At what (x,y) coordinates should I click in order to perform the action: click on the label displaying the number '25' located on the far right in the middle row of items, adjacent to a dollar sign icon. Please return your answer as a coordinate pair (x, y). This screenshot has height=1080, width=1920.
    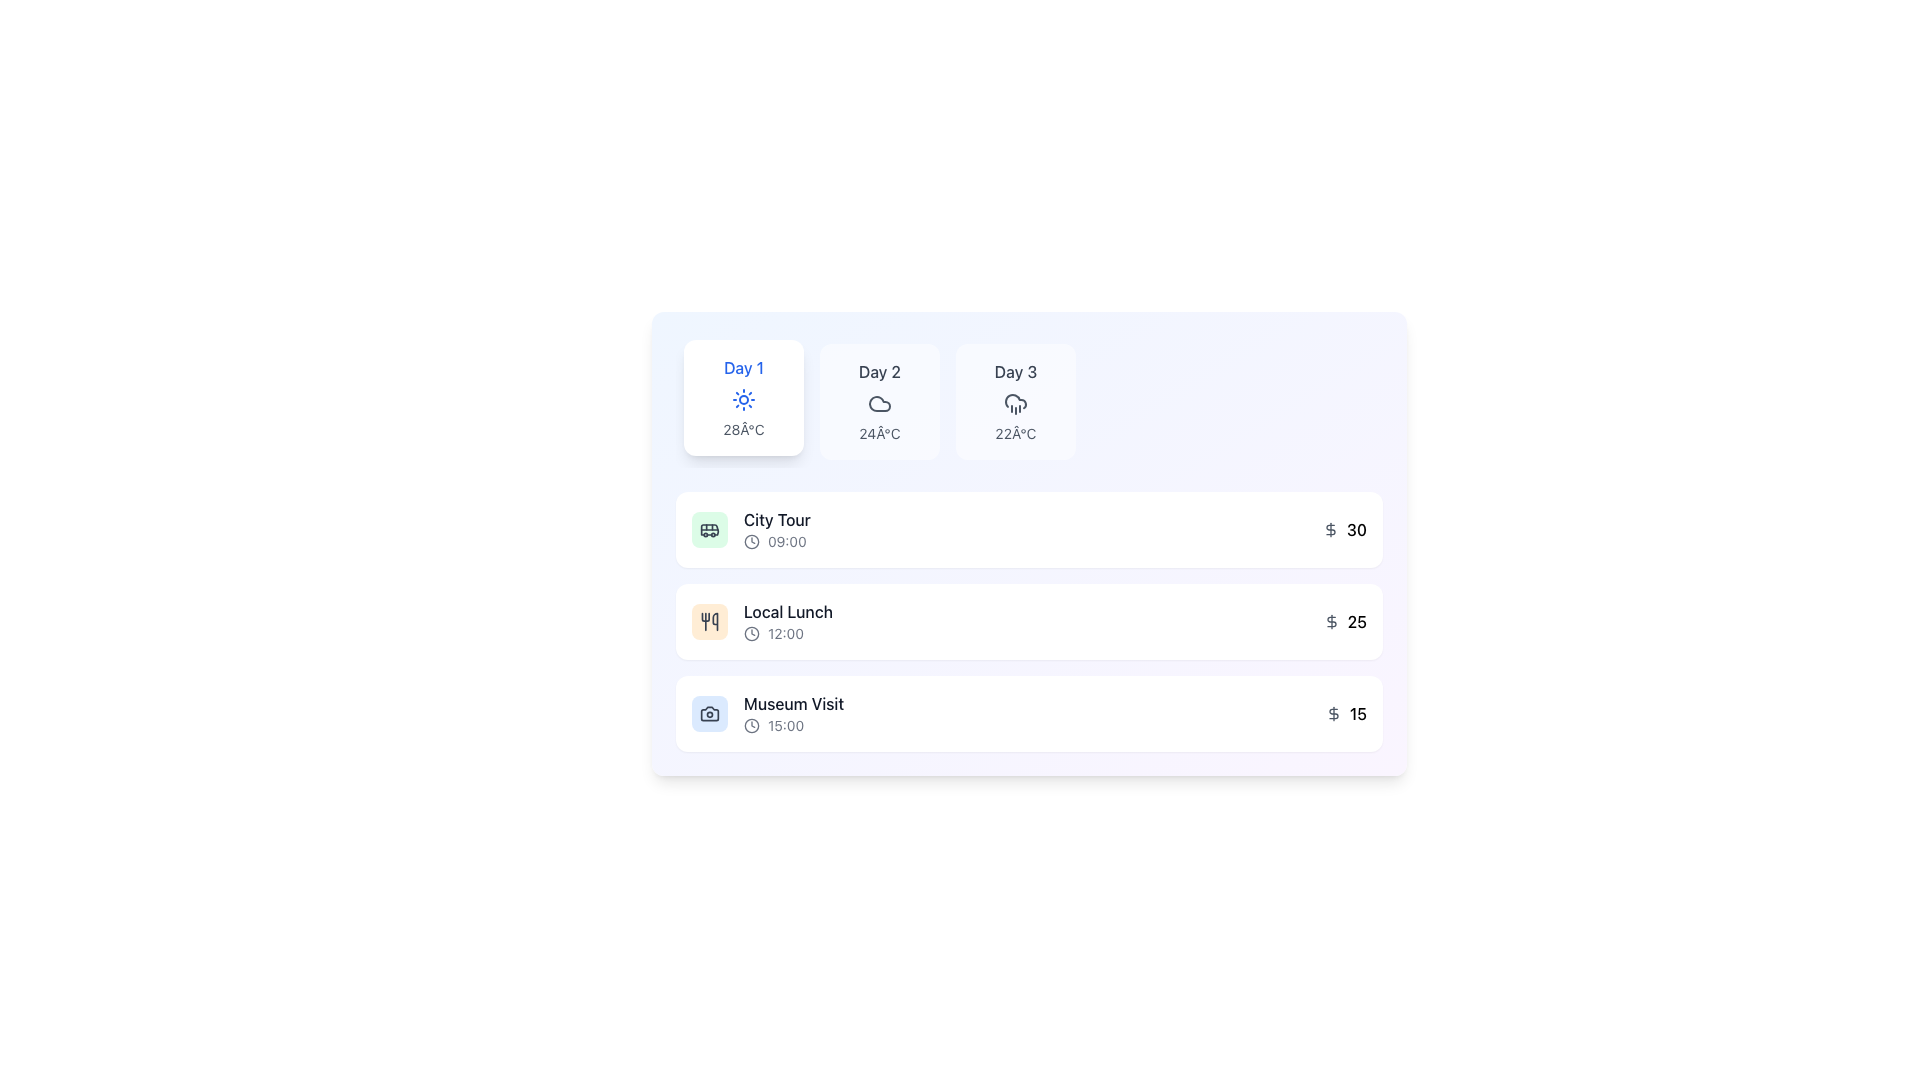
    Looking at the image, I should click on (1357, 620).